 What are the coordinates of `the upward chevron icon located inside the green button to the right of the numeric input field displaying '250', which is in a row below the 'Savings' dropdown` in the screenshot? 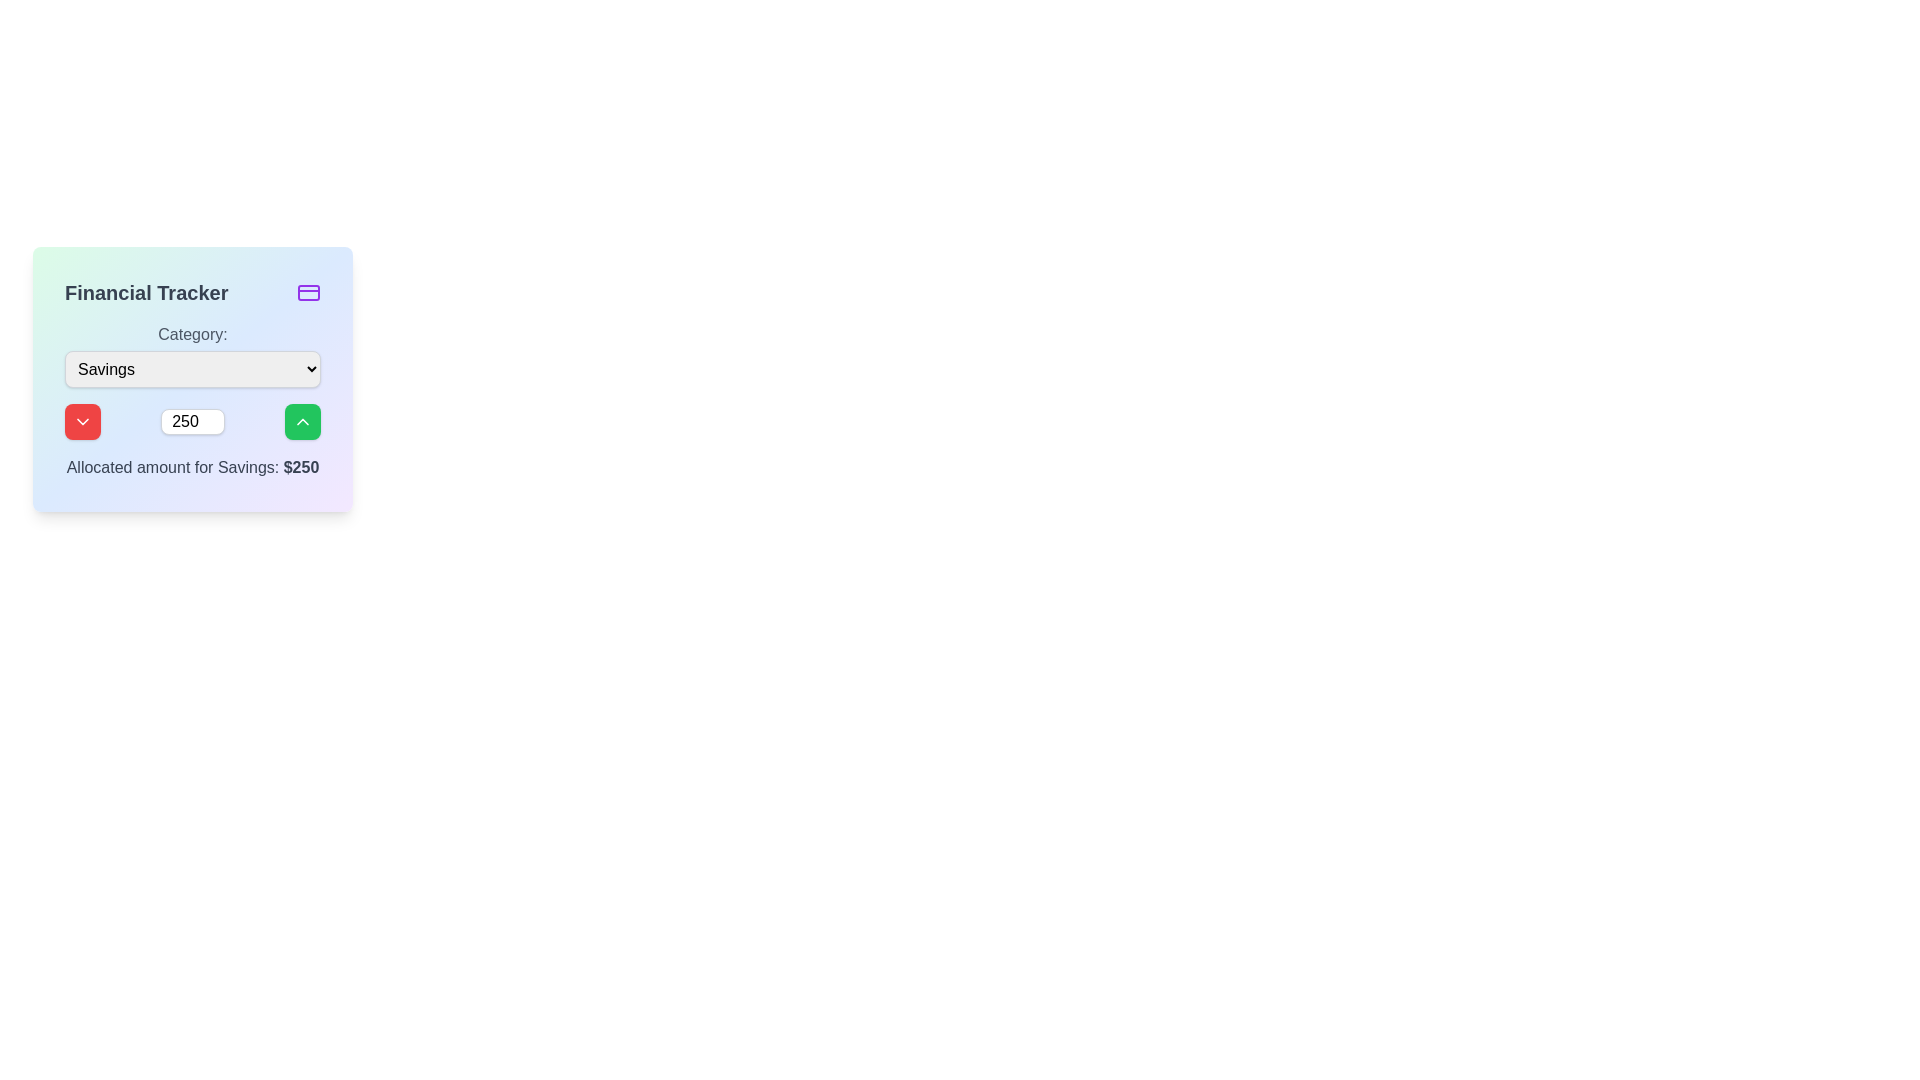 It's located at (301, 420).